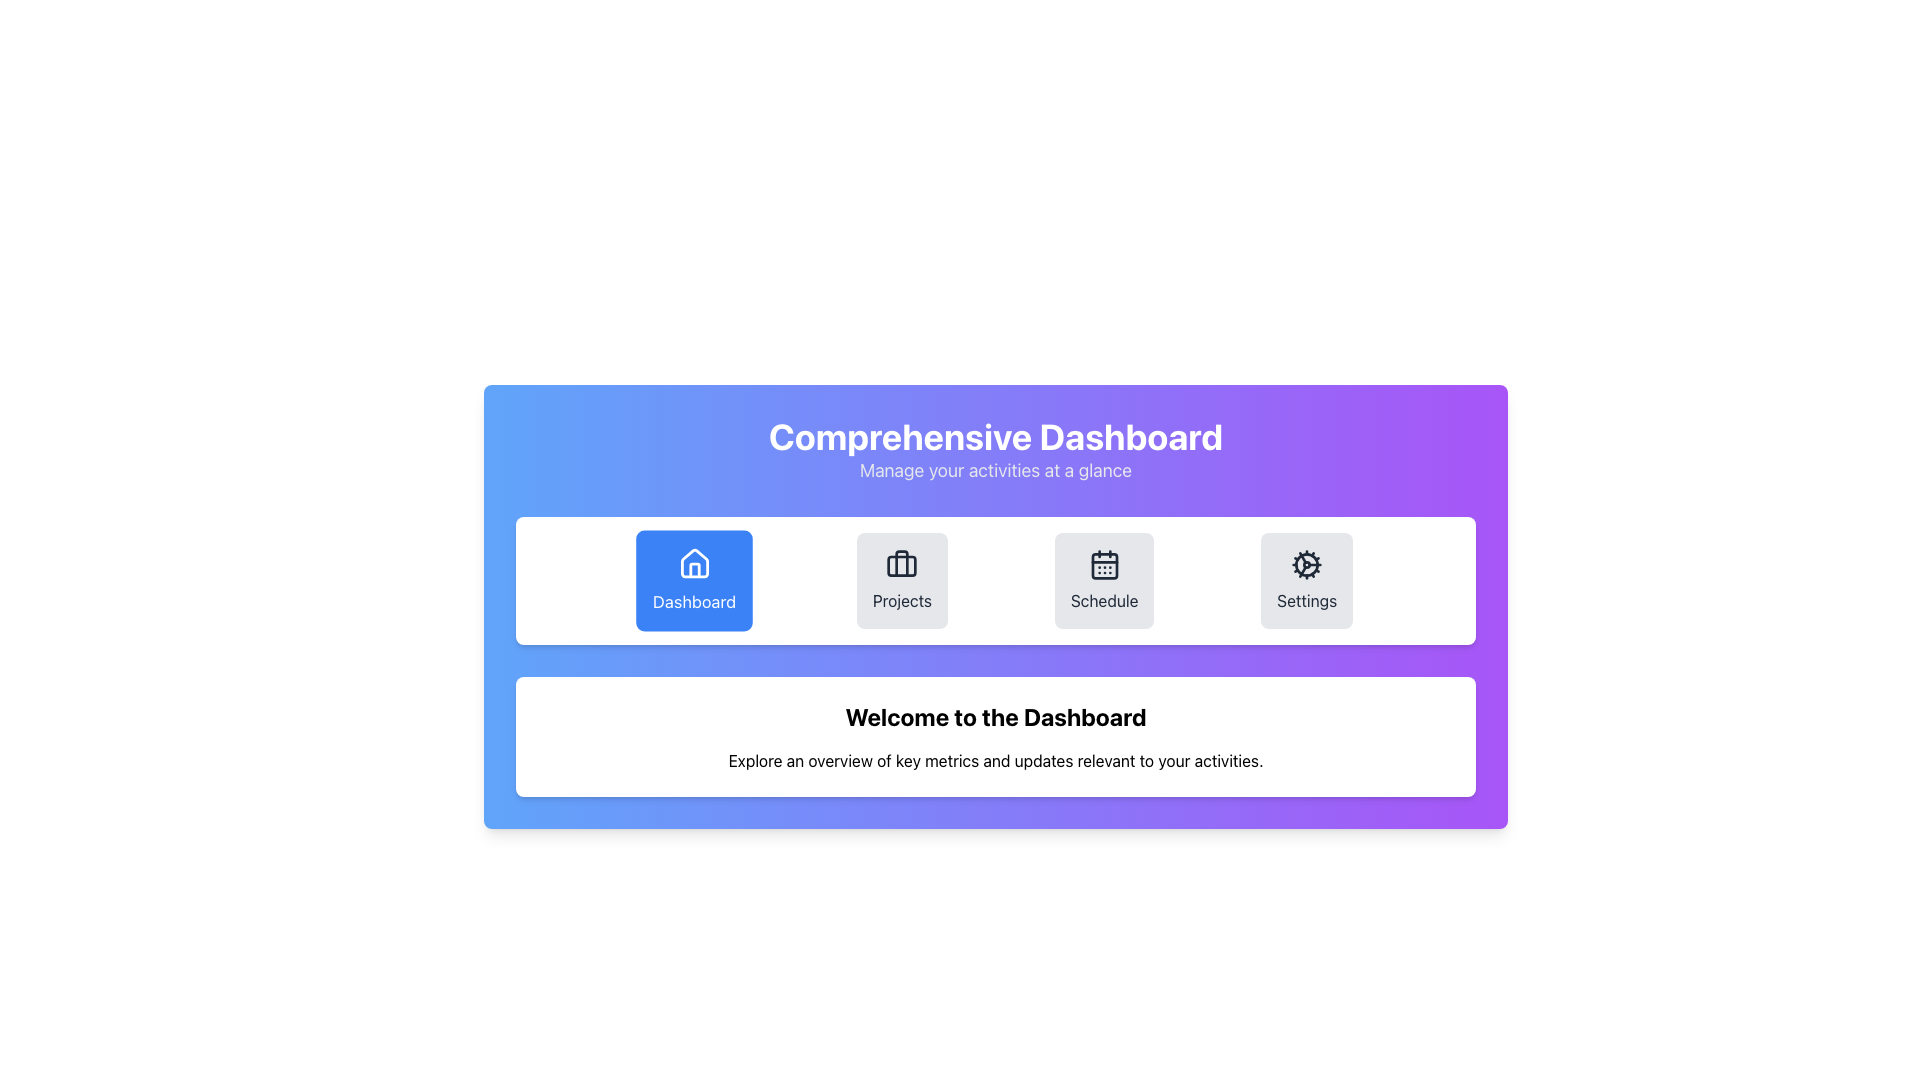  Describe the element at coordinates (694, 563) in the screenshot. I see `the house-shaped icon with a white outline against a blue background, located at the center top of the 'Dashboard' button` at that location.